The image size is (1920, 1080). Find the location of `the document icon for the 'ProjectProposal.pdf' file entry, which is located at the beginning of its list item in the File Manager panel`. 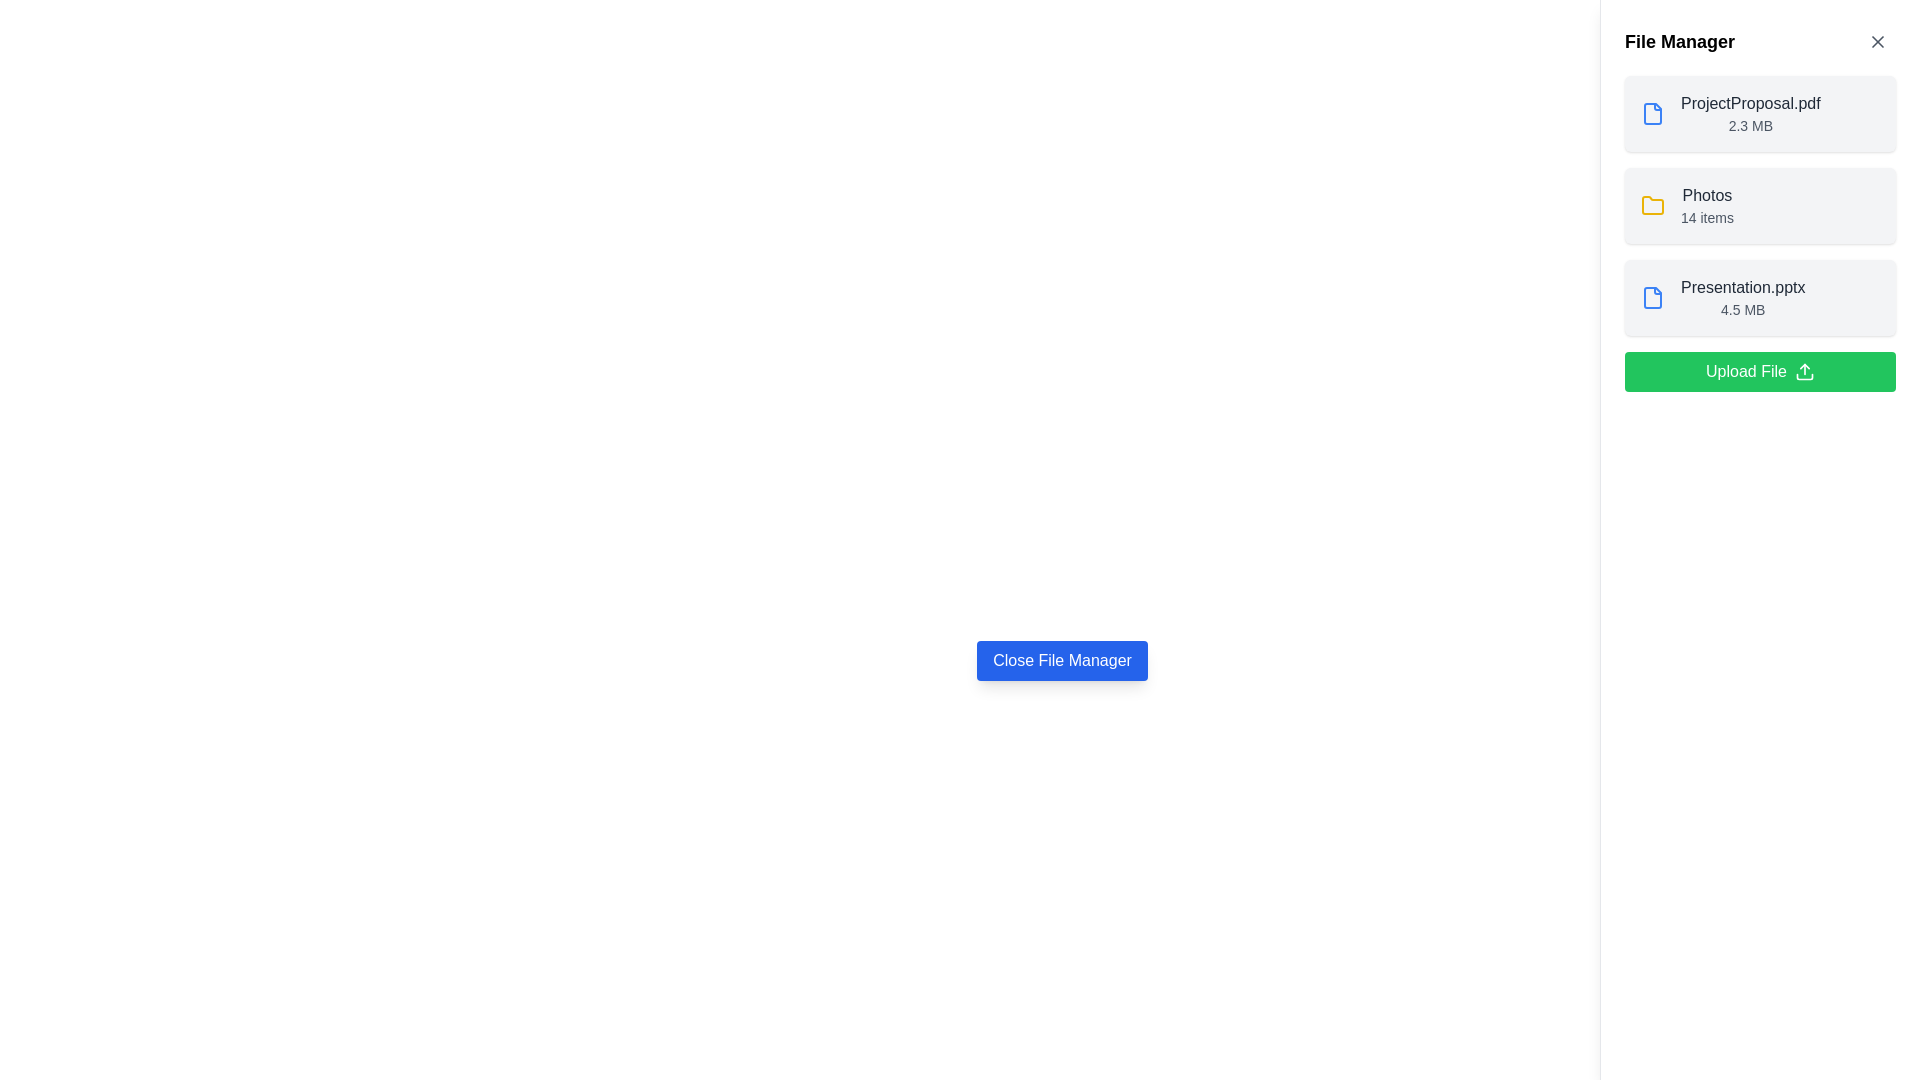

the document icon for the 'ProjectProposal.pdf' file entry, which is located at the beginning of its list item in the File Manager panel is located at coordinates (1652, 114).